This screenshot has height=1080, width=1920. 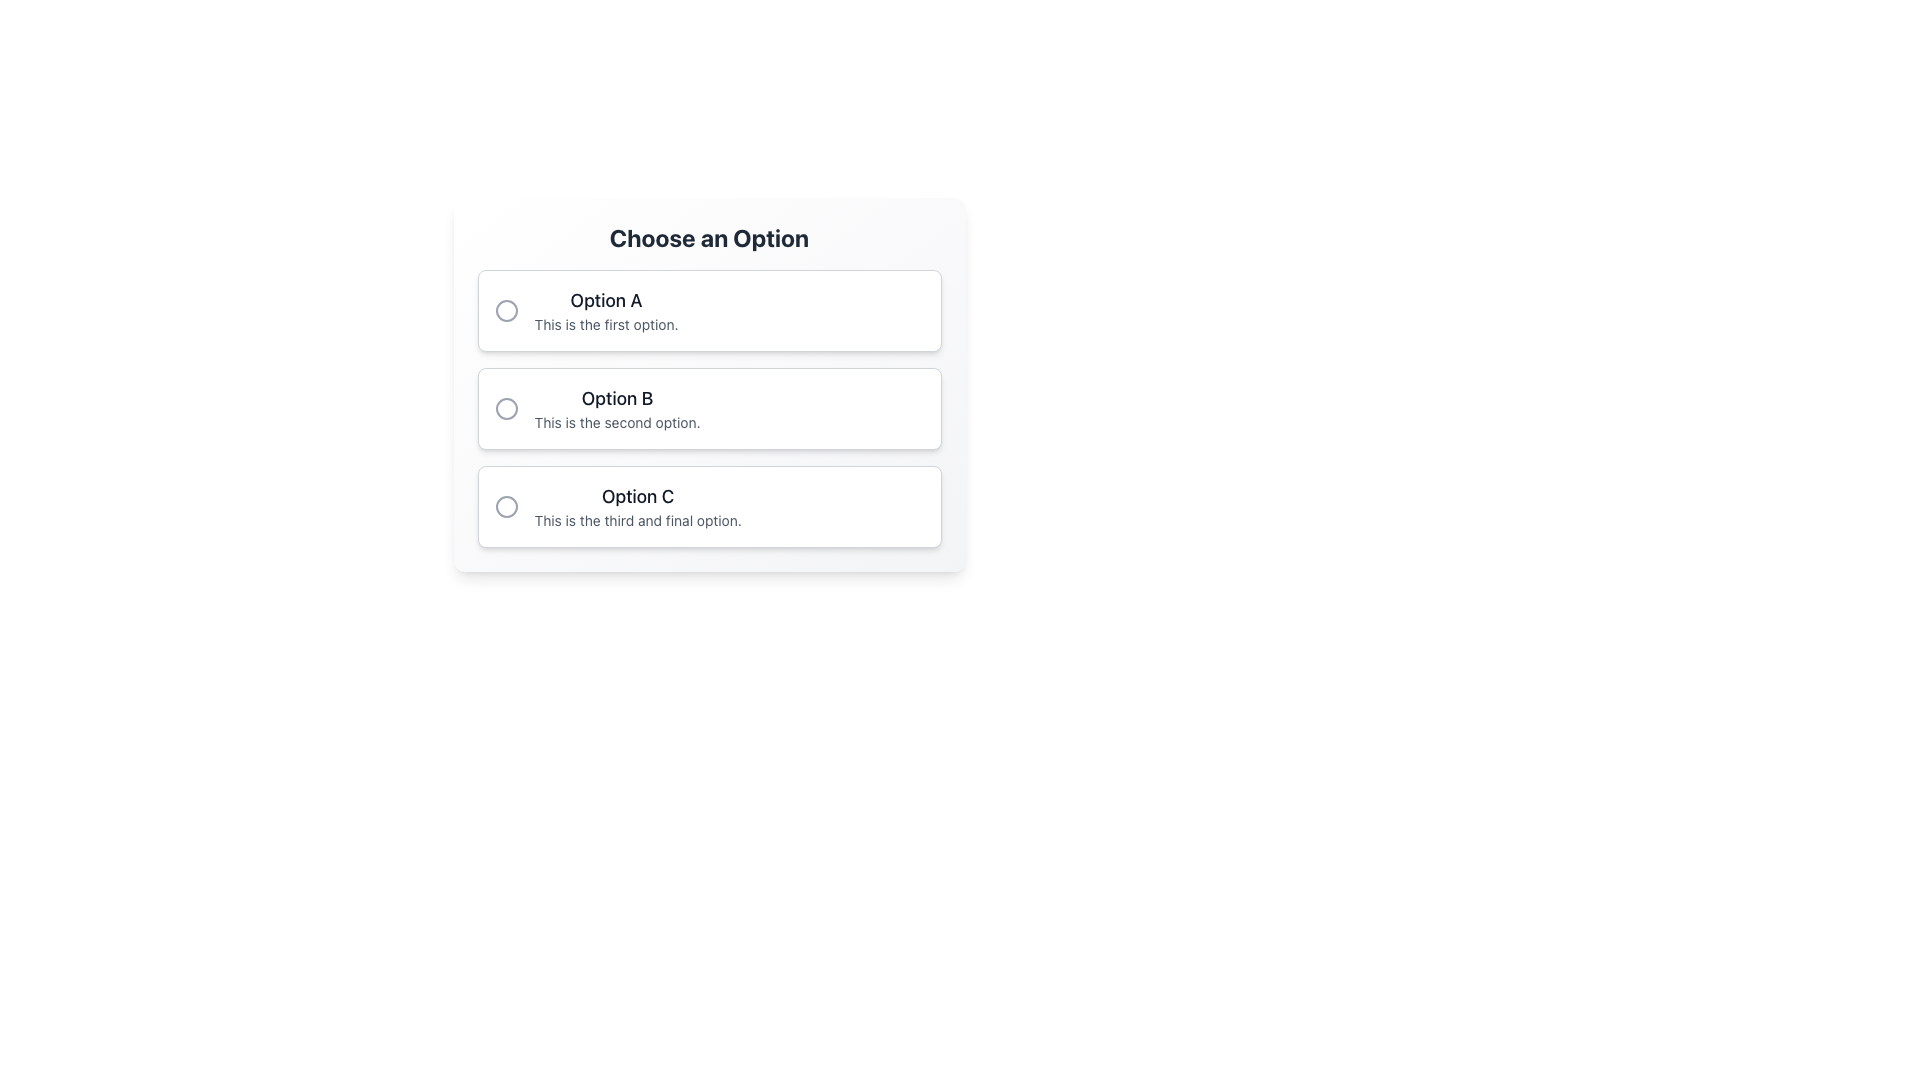 I want to click on the text label reading 'This is the second option.' which is located below the bold heading 'Option B' in the second section of the interface, so click(x=616, y=422).